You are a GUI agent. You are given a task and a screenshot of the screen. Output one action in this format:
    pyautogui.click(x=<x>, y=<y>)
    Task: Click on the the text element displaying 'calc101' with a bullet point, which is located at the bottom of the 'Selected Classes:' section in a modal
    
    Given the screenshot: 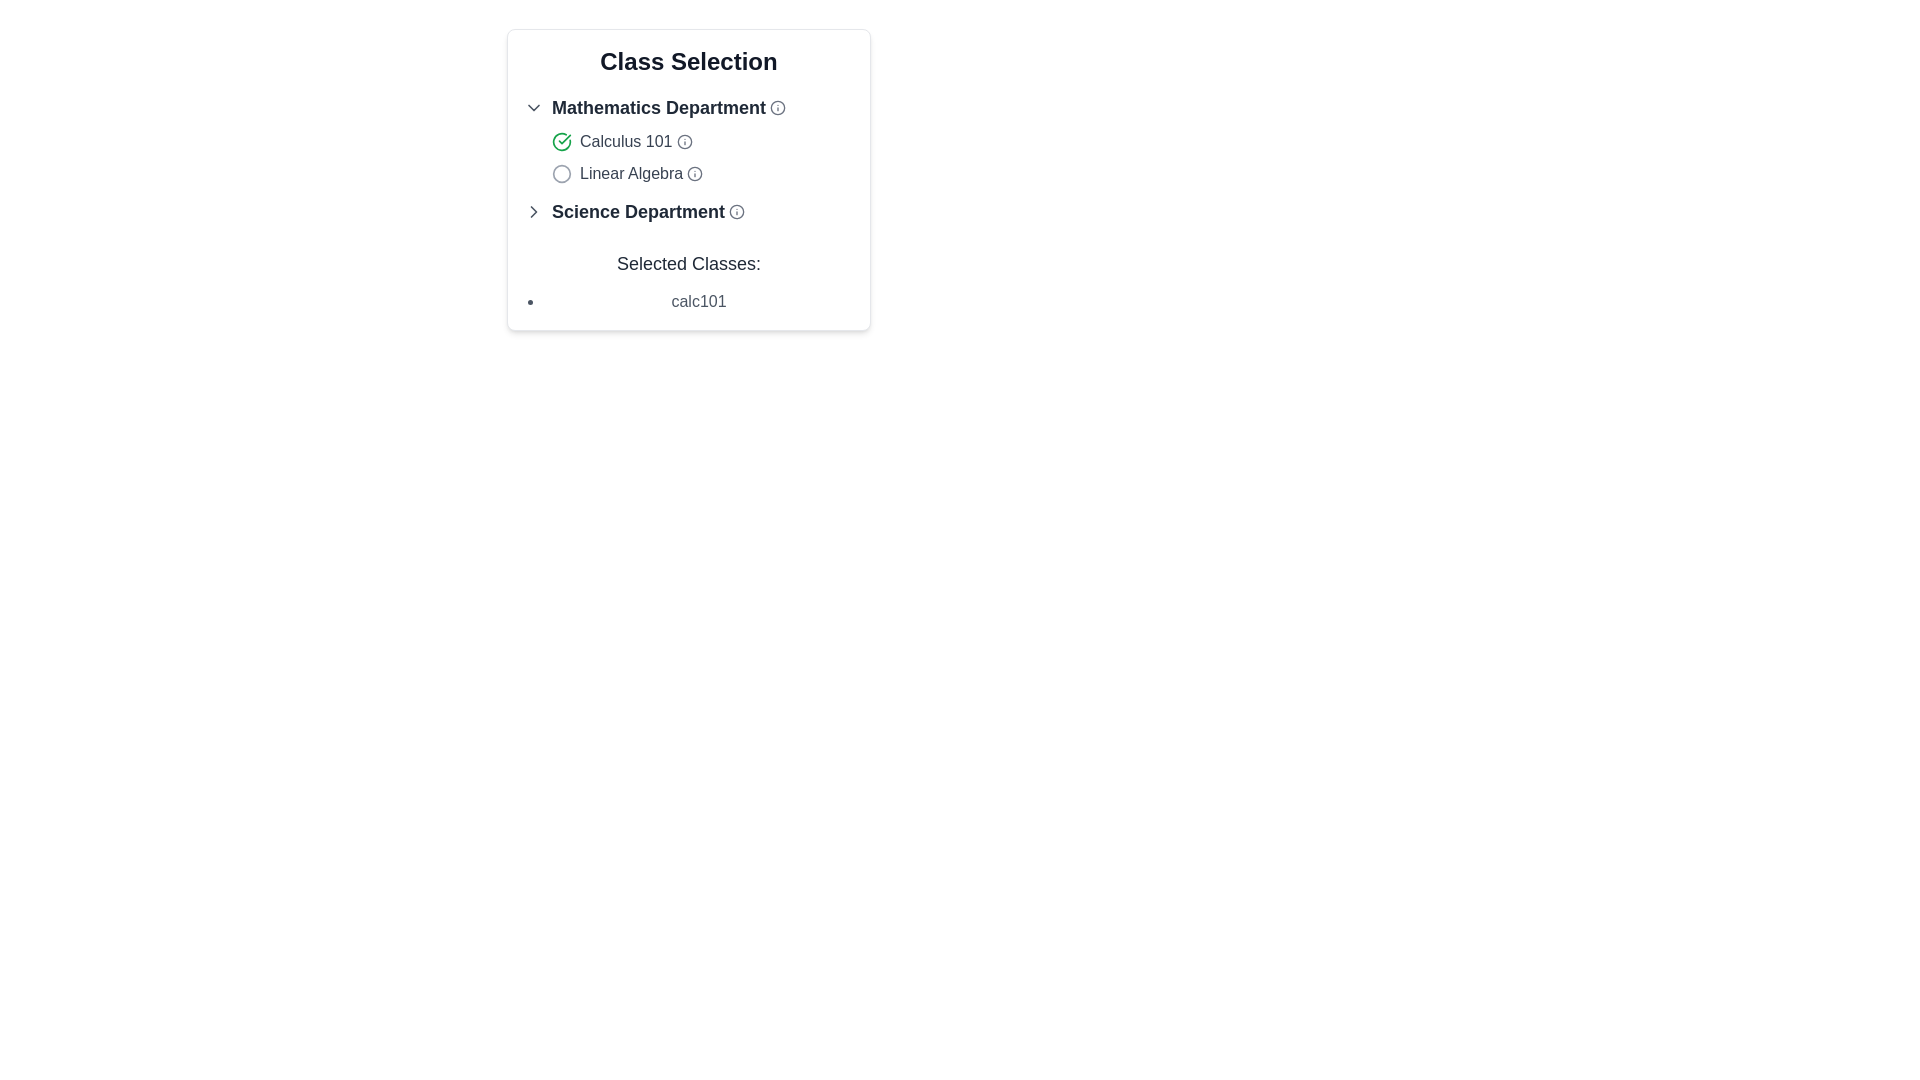 What is the action you would take?
    pyautogui.click(x=689, y=301)
    